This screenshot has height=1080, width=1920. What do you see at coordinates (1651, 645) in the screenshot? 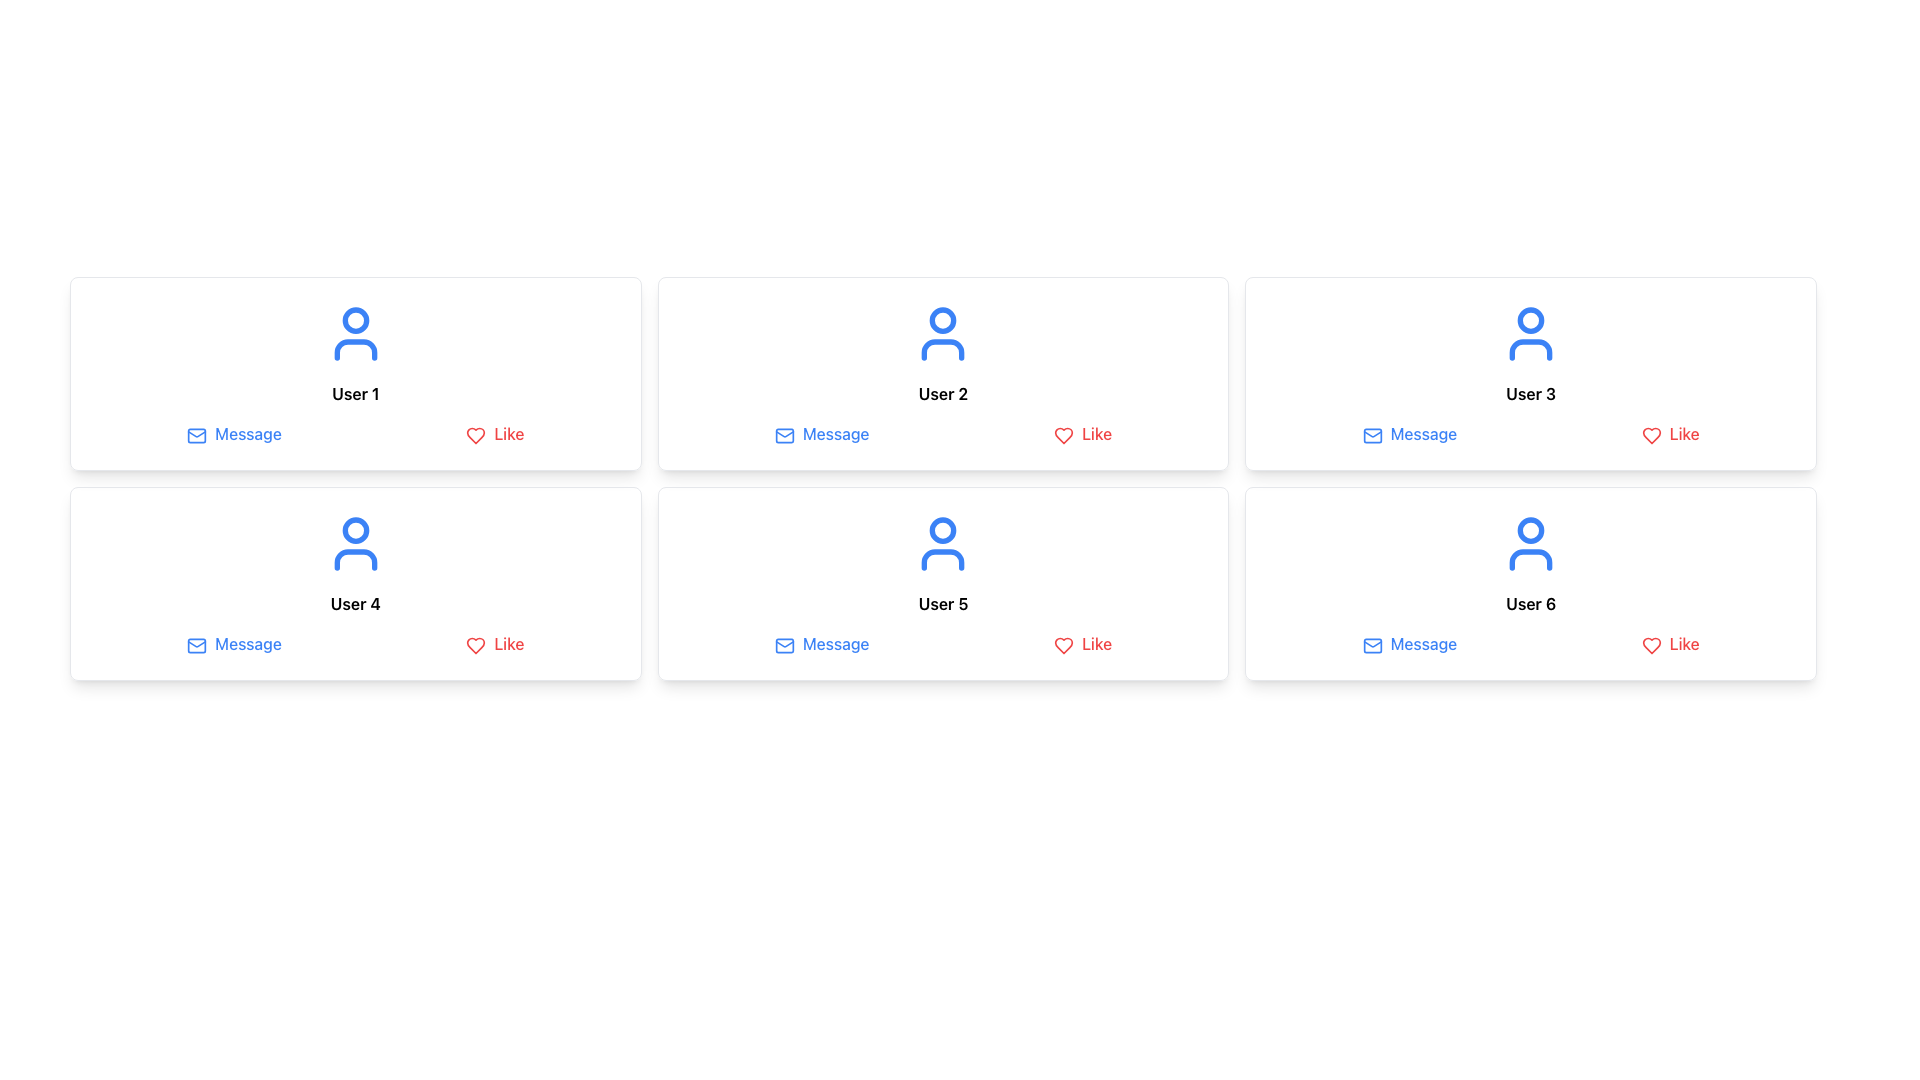
I see `the heart-shaped red icon located to the right of the 'Like' text, positioned in the bottom-right section of the third card in the second row of a grid layout` at bounding box center [1651, 645].